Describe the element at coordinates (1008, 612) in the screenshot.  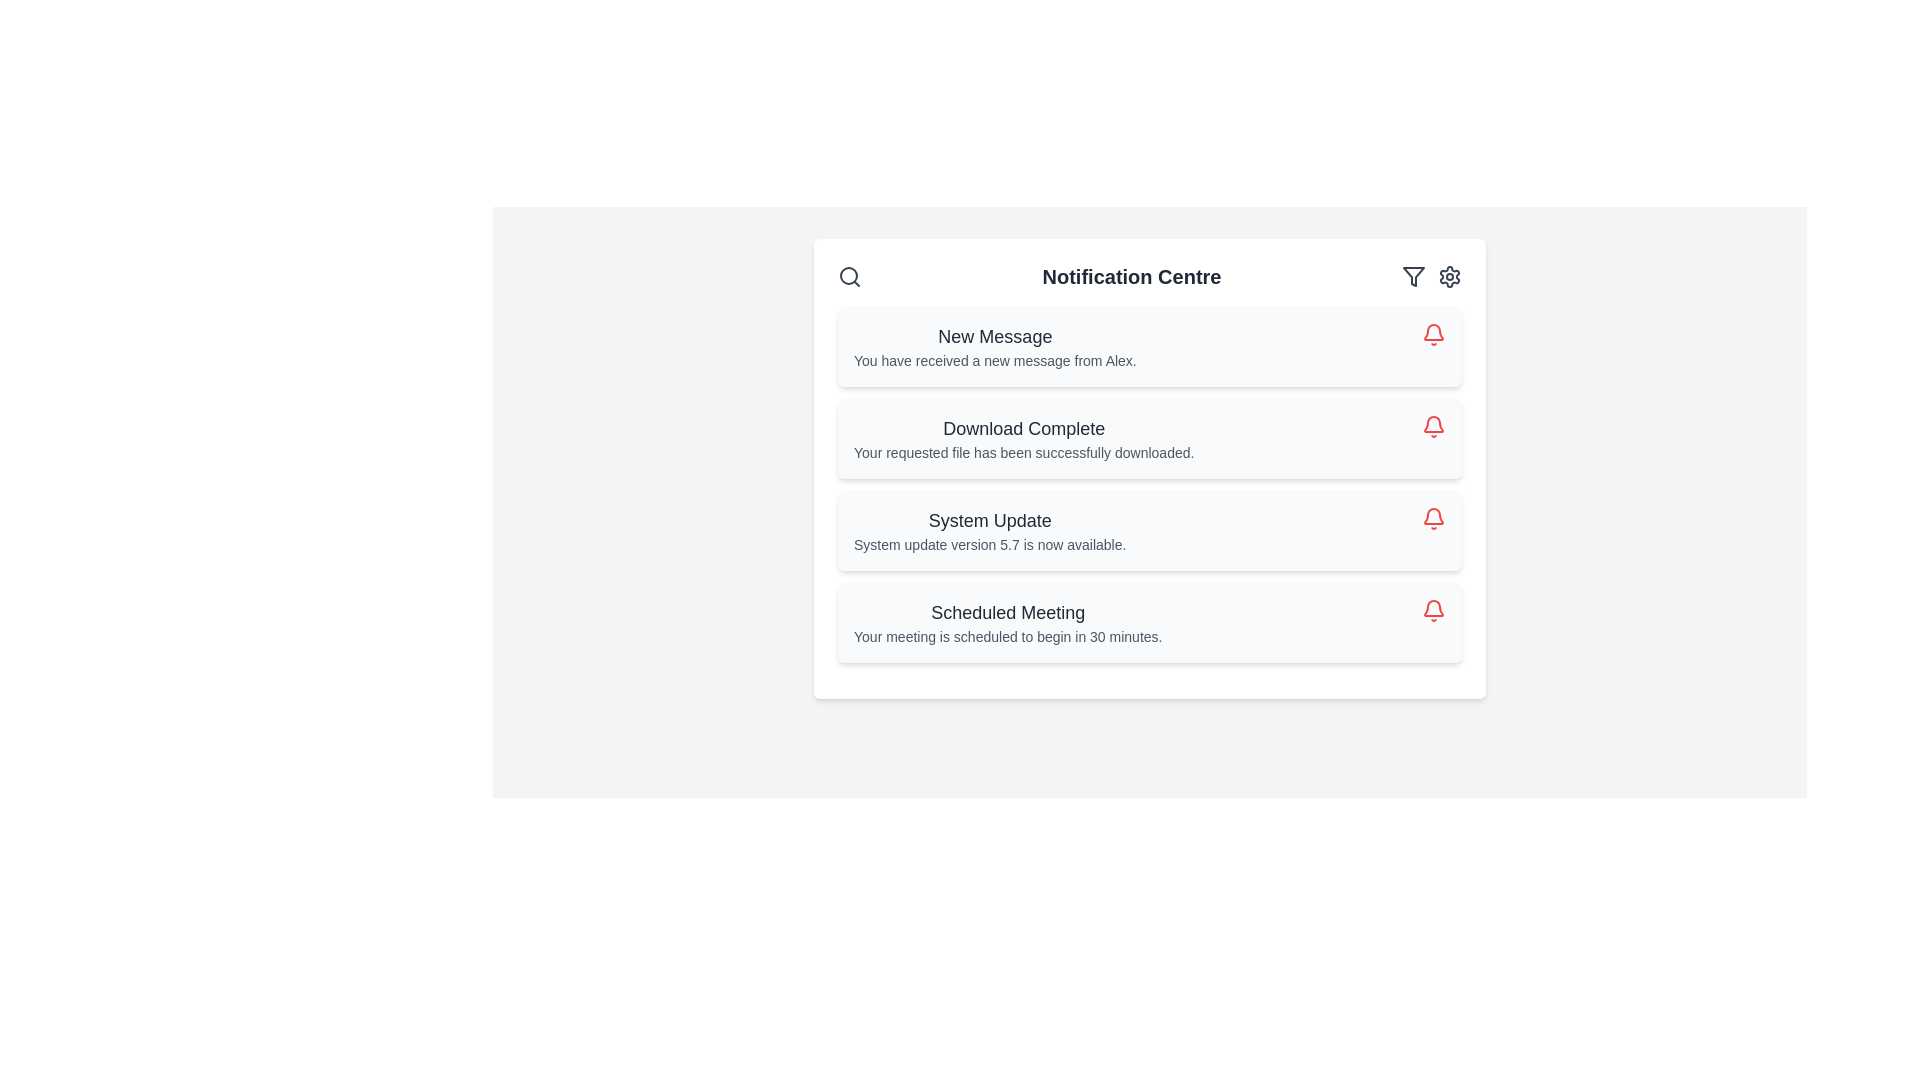
I see `the text block displaying 'Scheduled Meeting', which is styled in a large and bold dark gray font, located at the bottom of a list of notifications` at that location.